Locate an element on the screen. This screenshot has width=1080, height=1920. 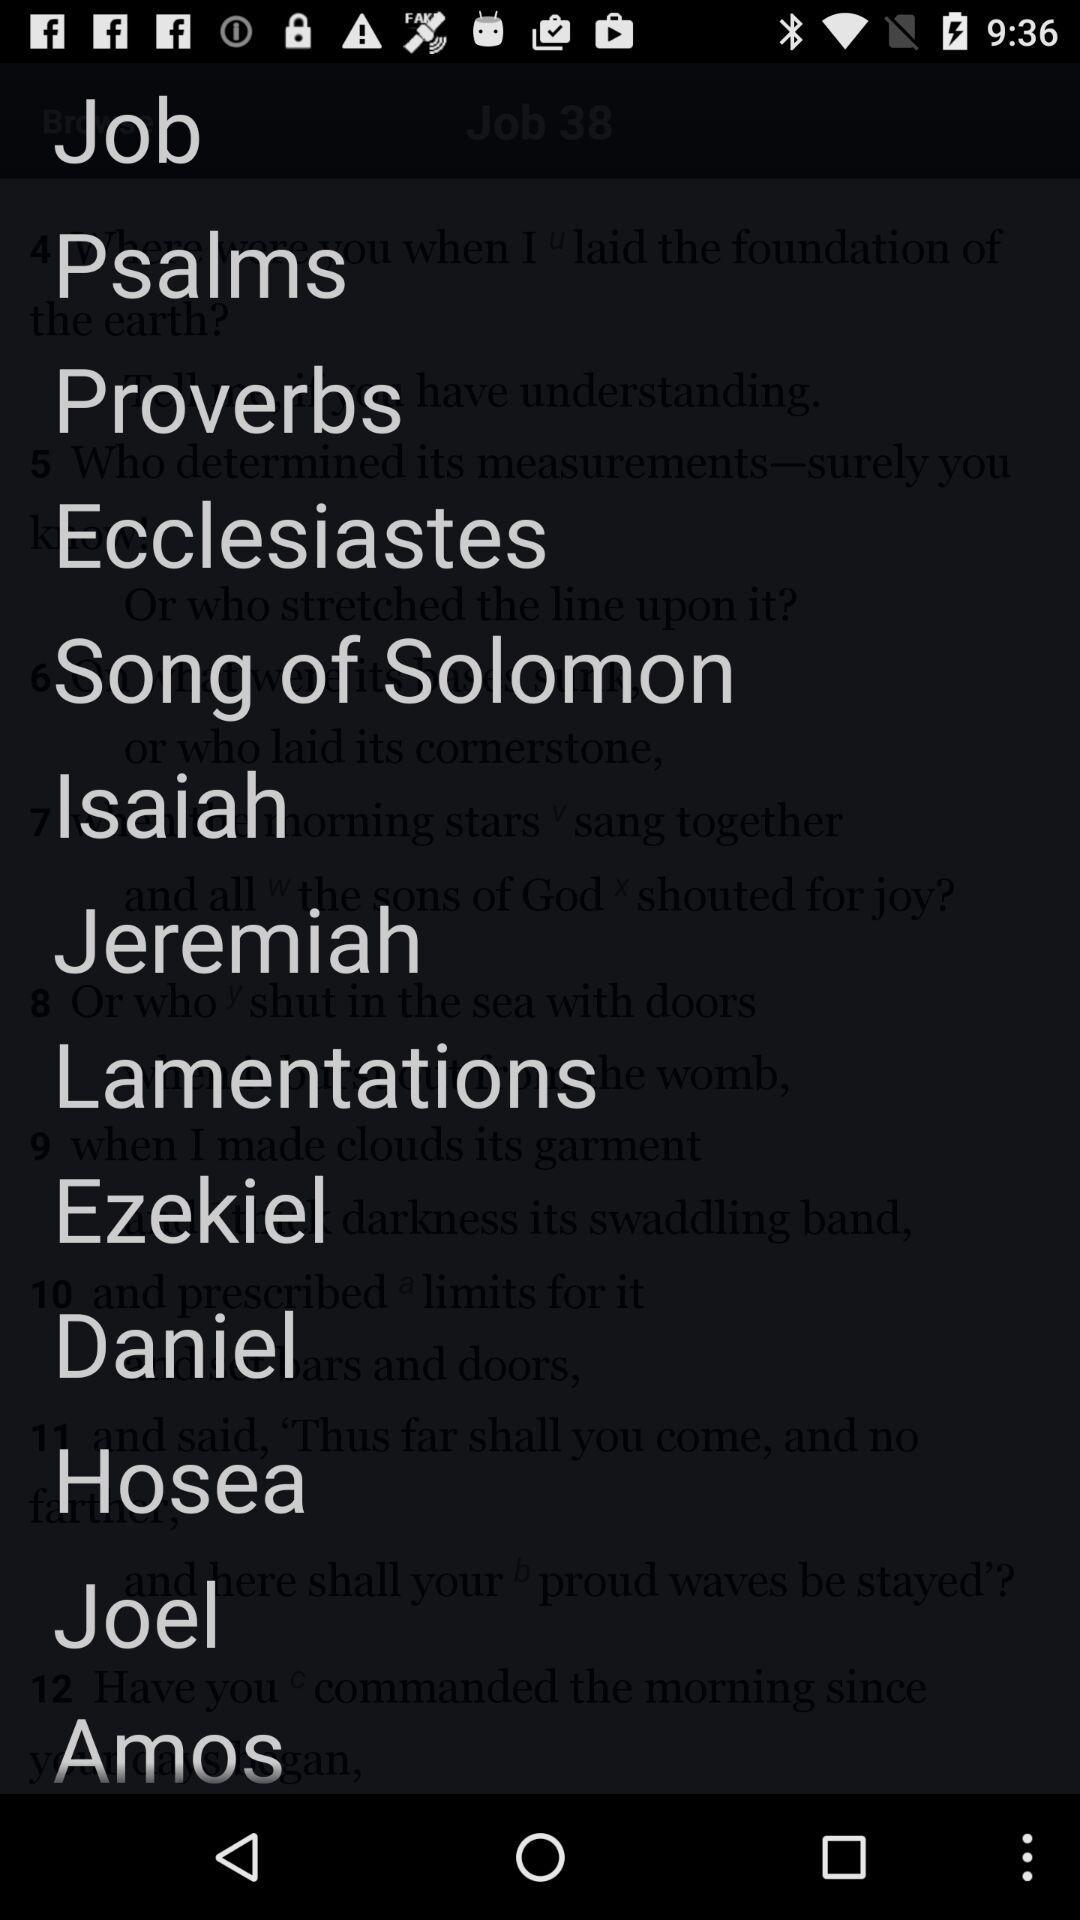
the item below the jeremiah icon is located at coordinates (299, 1071).